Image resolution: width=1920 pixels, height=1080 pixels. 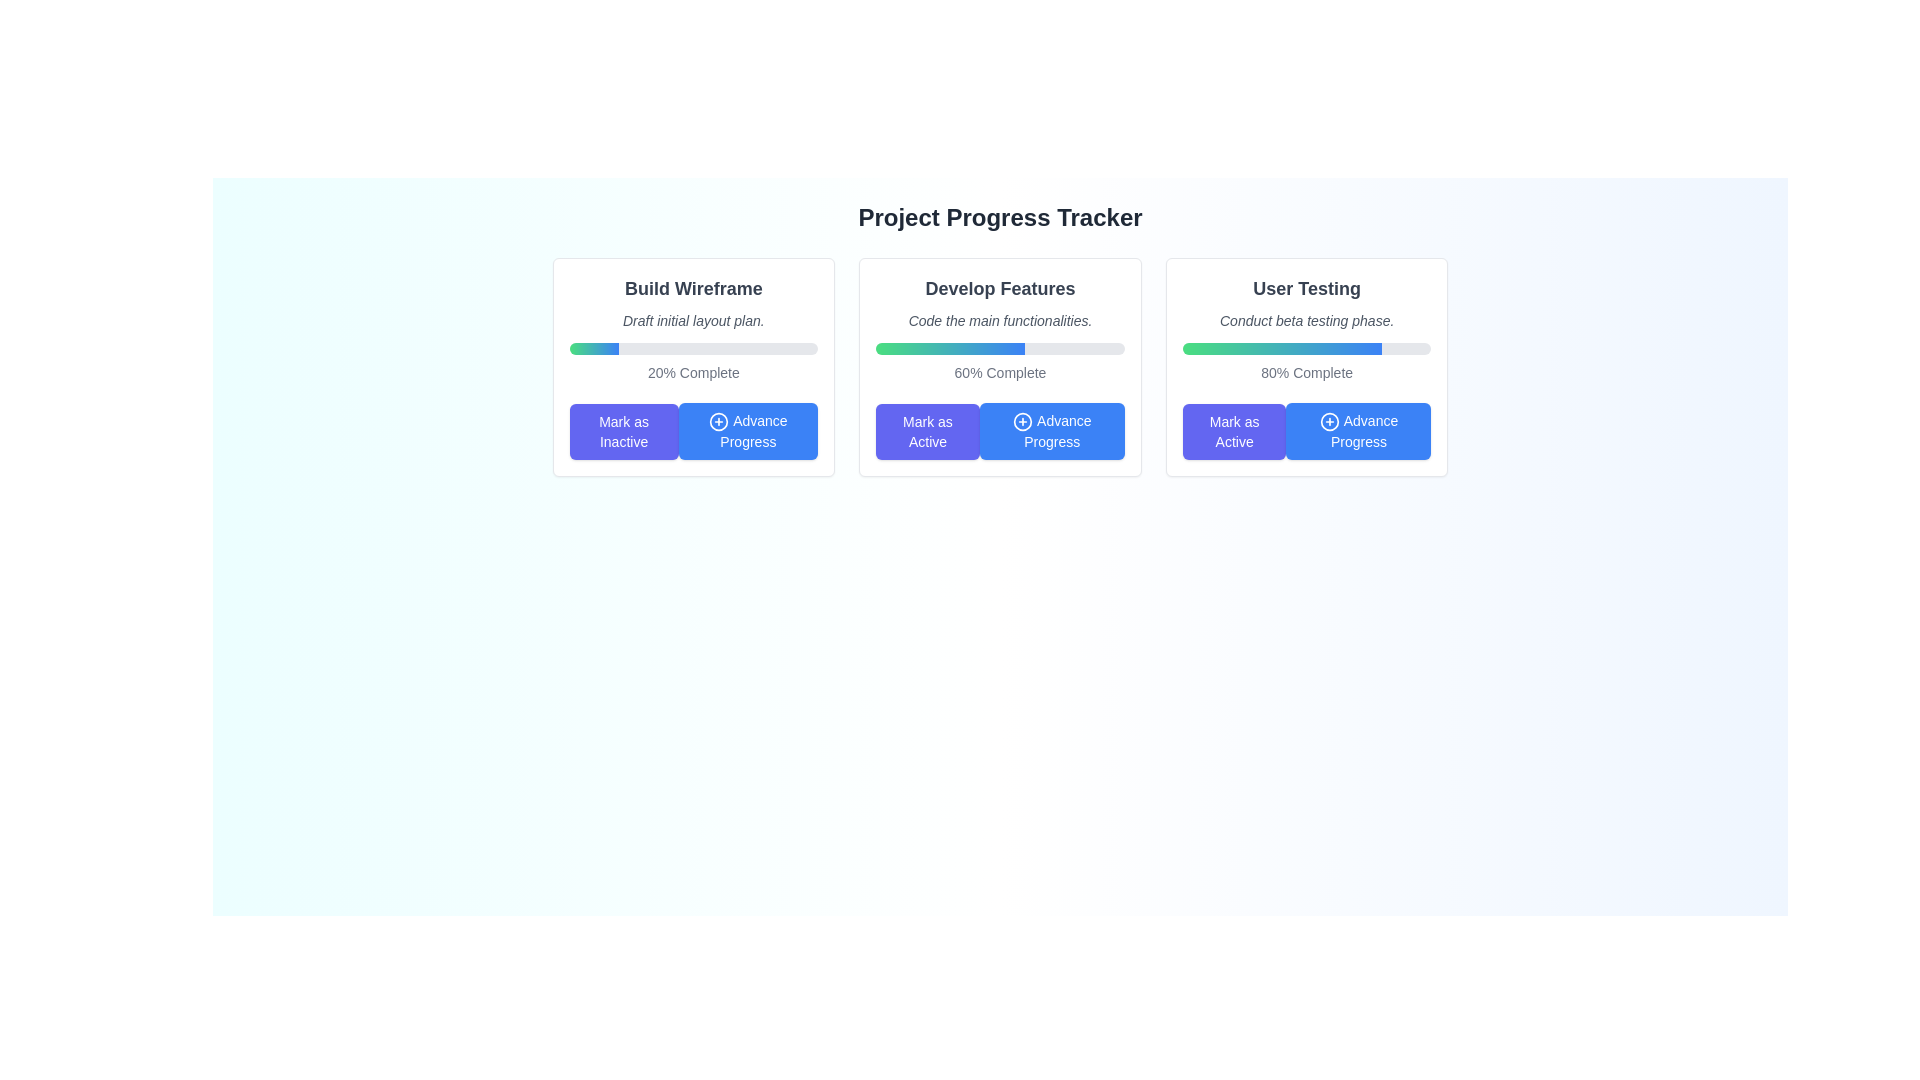 I want to click on the indigo 'Mark as Active' button with rounded design located in the 'Develop Features' section to observe the hover effect, so click(x=926, y=430).